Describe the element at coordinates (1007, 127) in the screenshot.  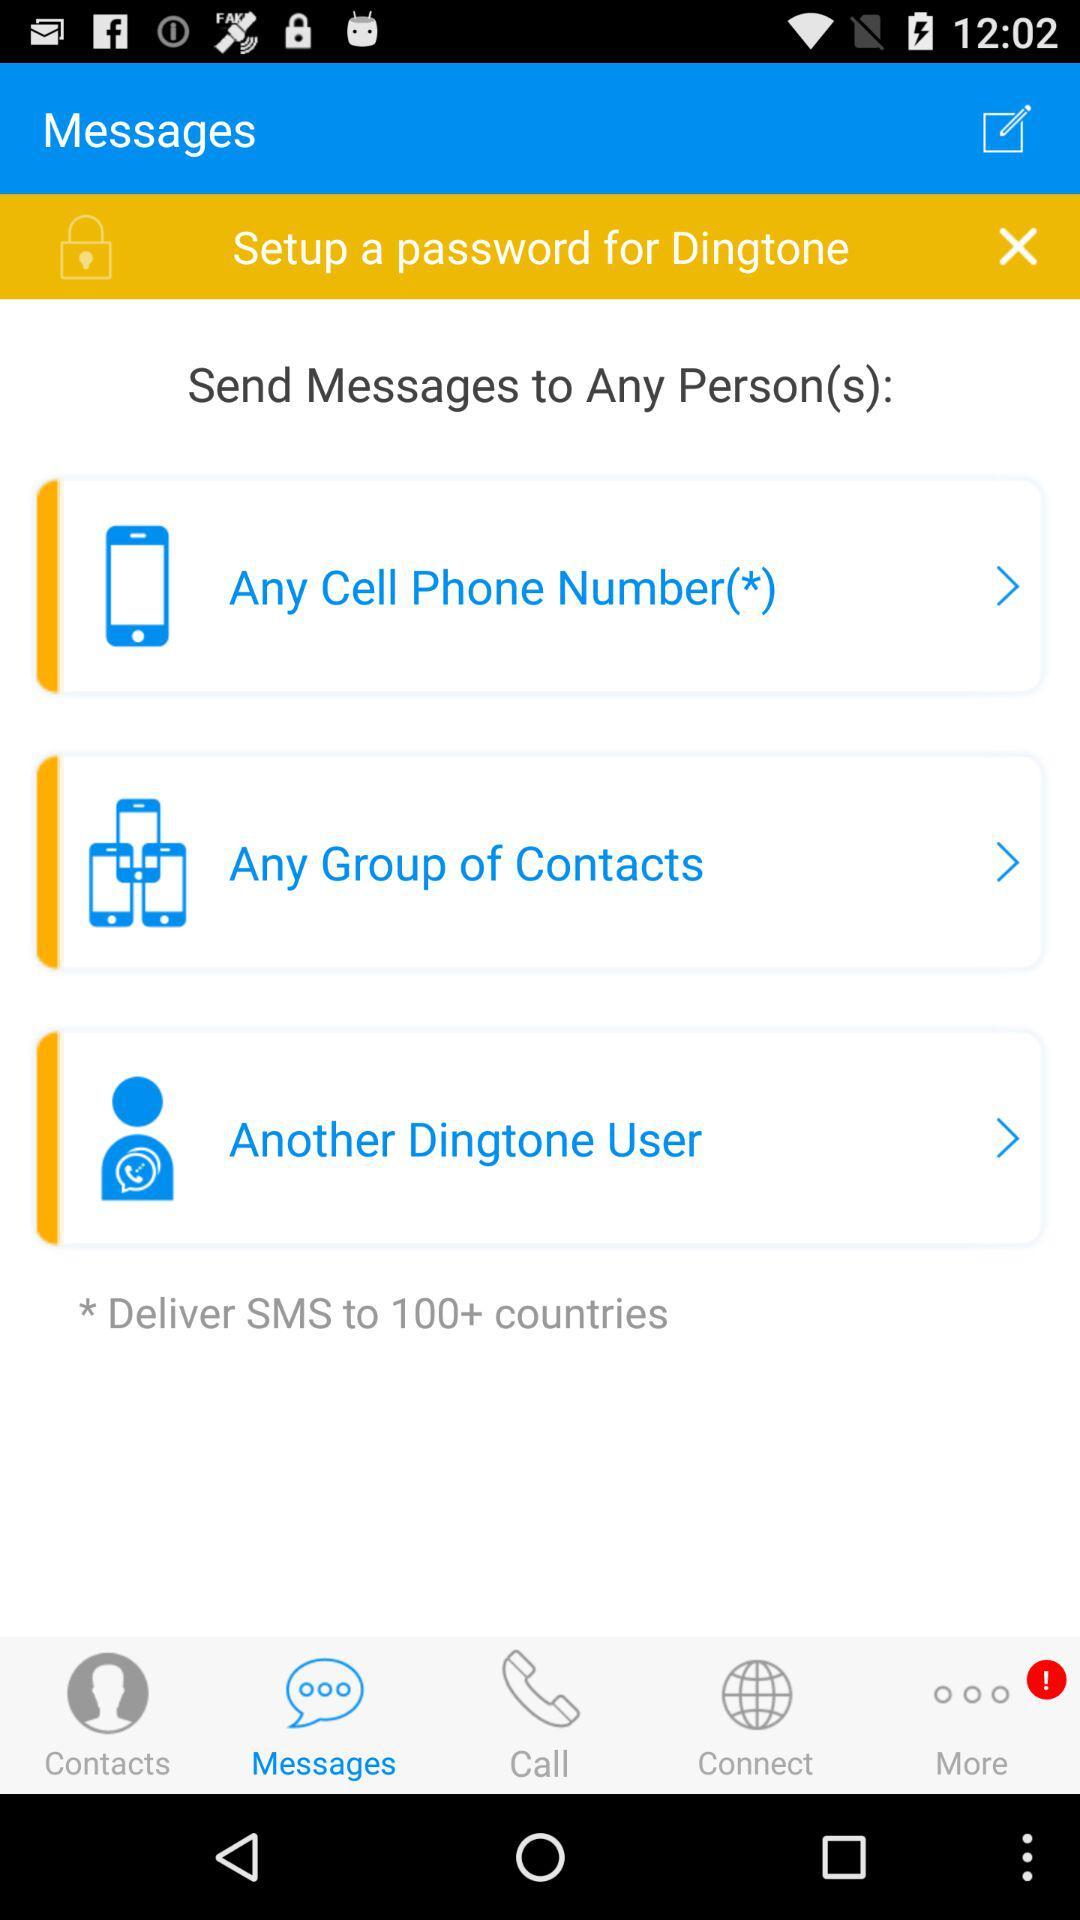
I see `app above the setup a password` at that location.